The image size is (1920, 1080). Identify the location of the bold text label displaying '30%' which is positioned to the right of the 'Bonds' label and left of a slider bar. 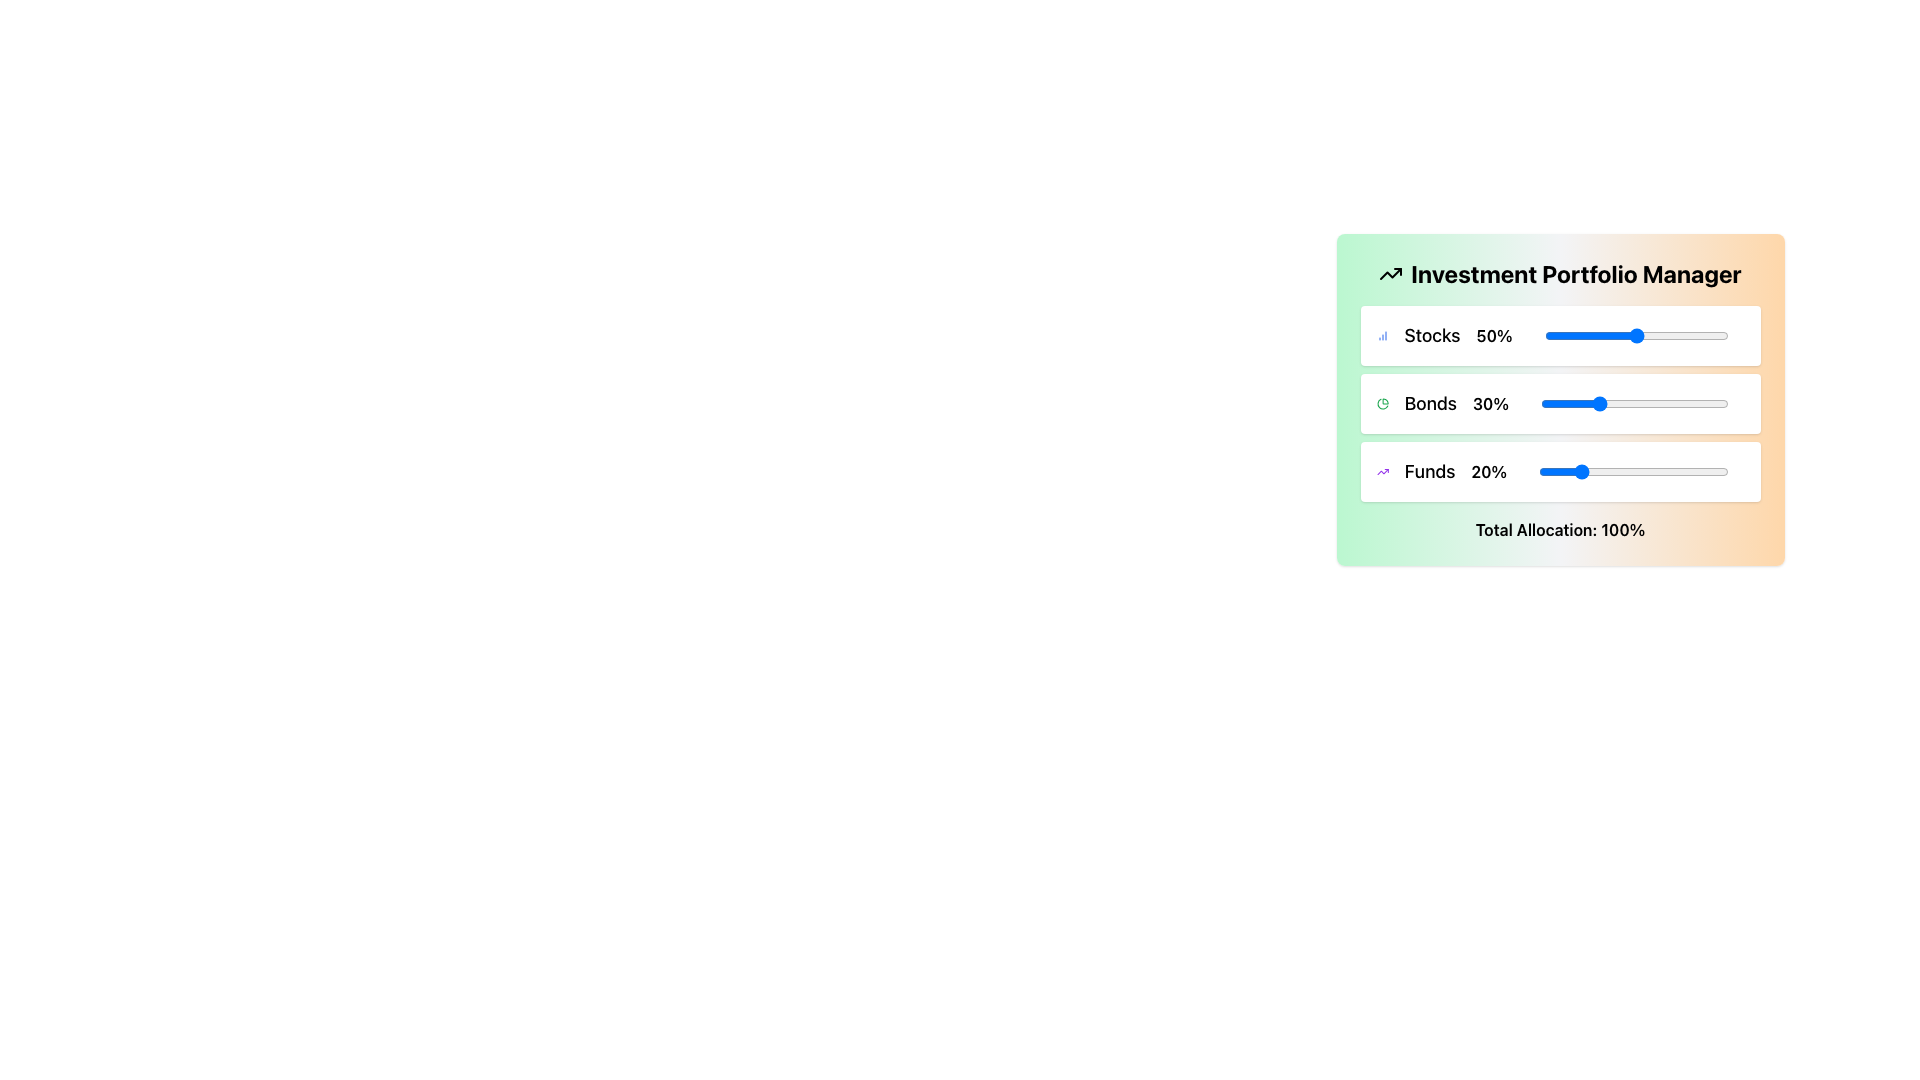
(1490, 404).